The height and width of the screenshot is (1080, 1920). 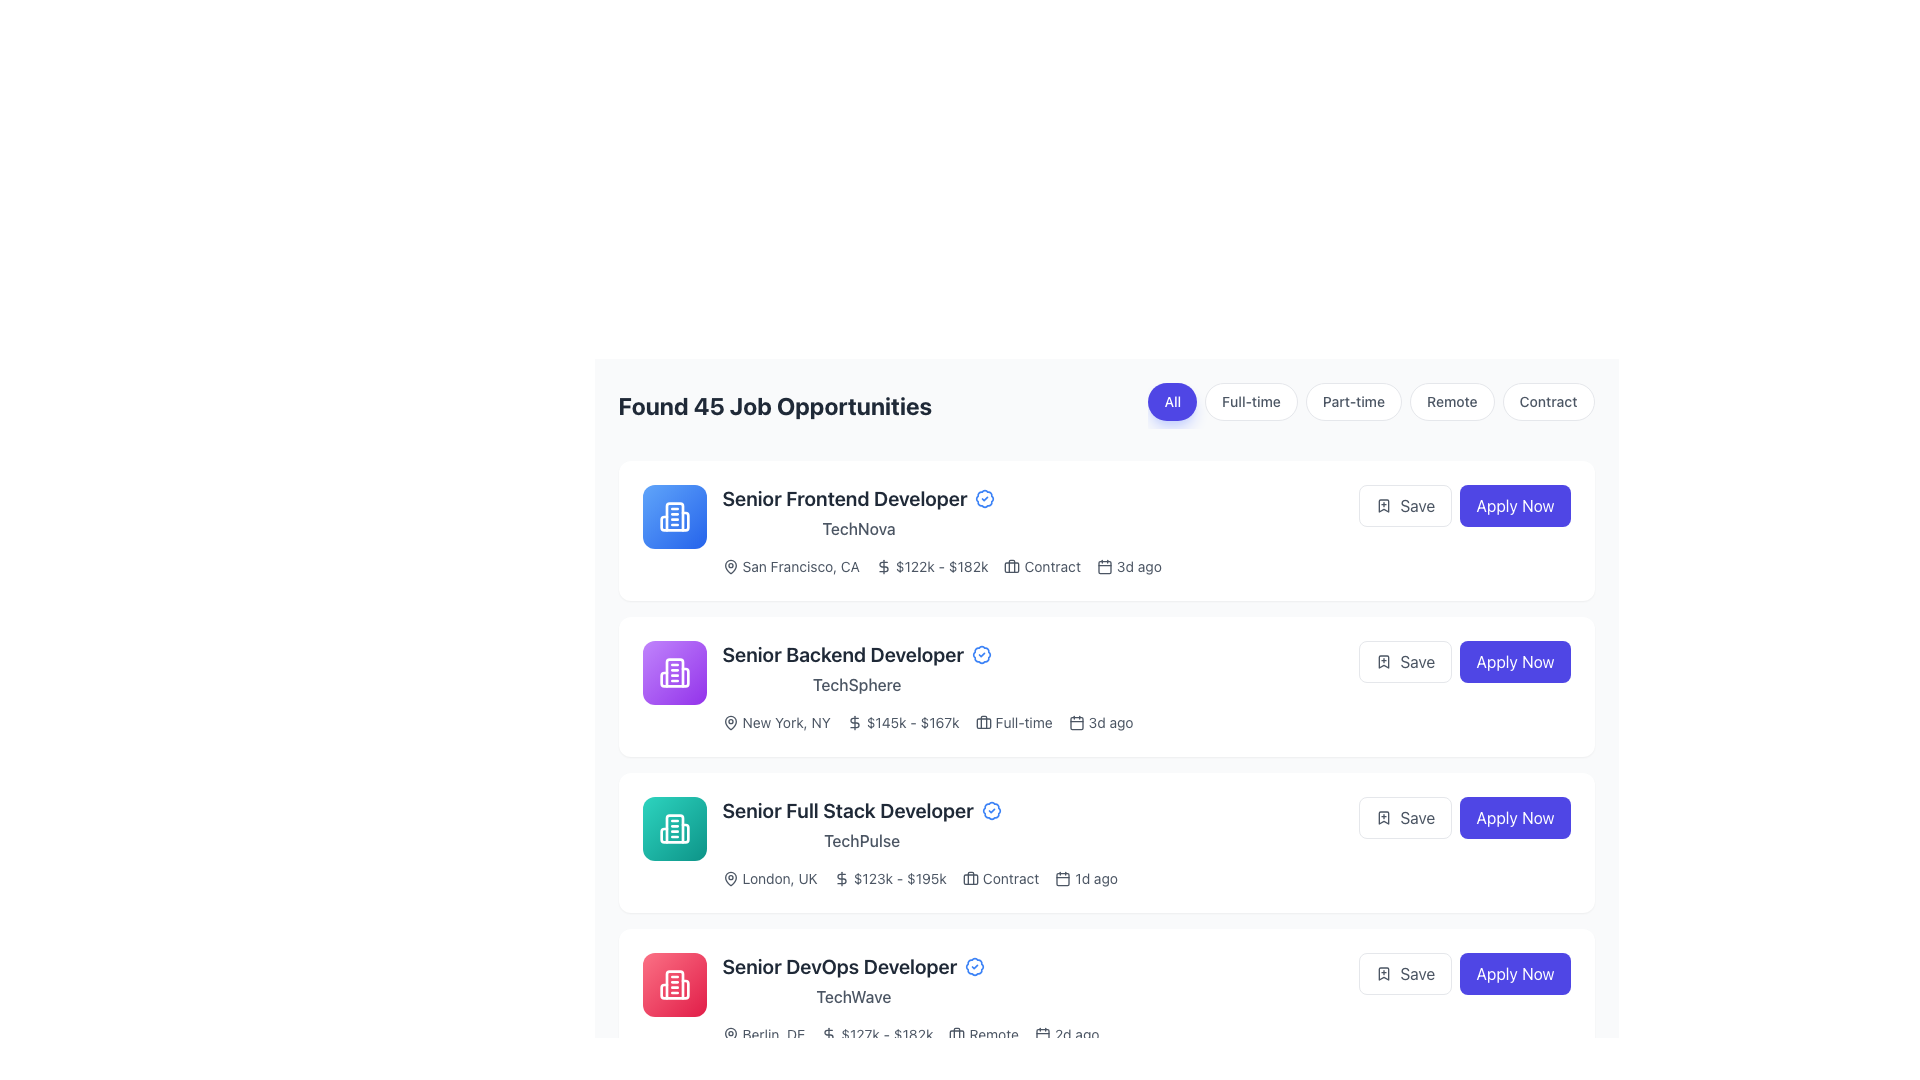 What do you see at coordinates (674, 515) in the screenshot?
I see `the building icon located to the left of the job title 'Senior Frontend Developer' in the first job listing, which is part of a circular gradient background` at bounding box center [674, 515].